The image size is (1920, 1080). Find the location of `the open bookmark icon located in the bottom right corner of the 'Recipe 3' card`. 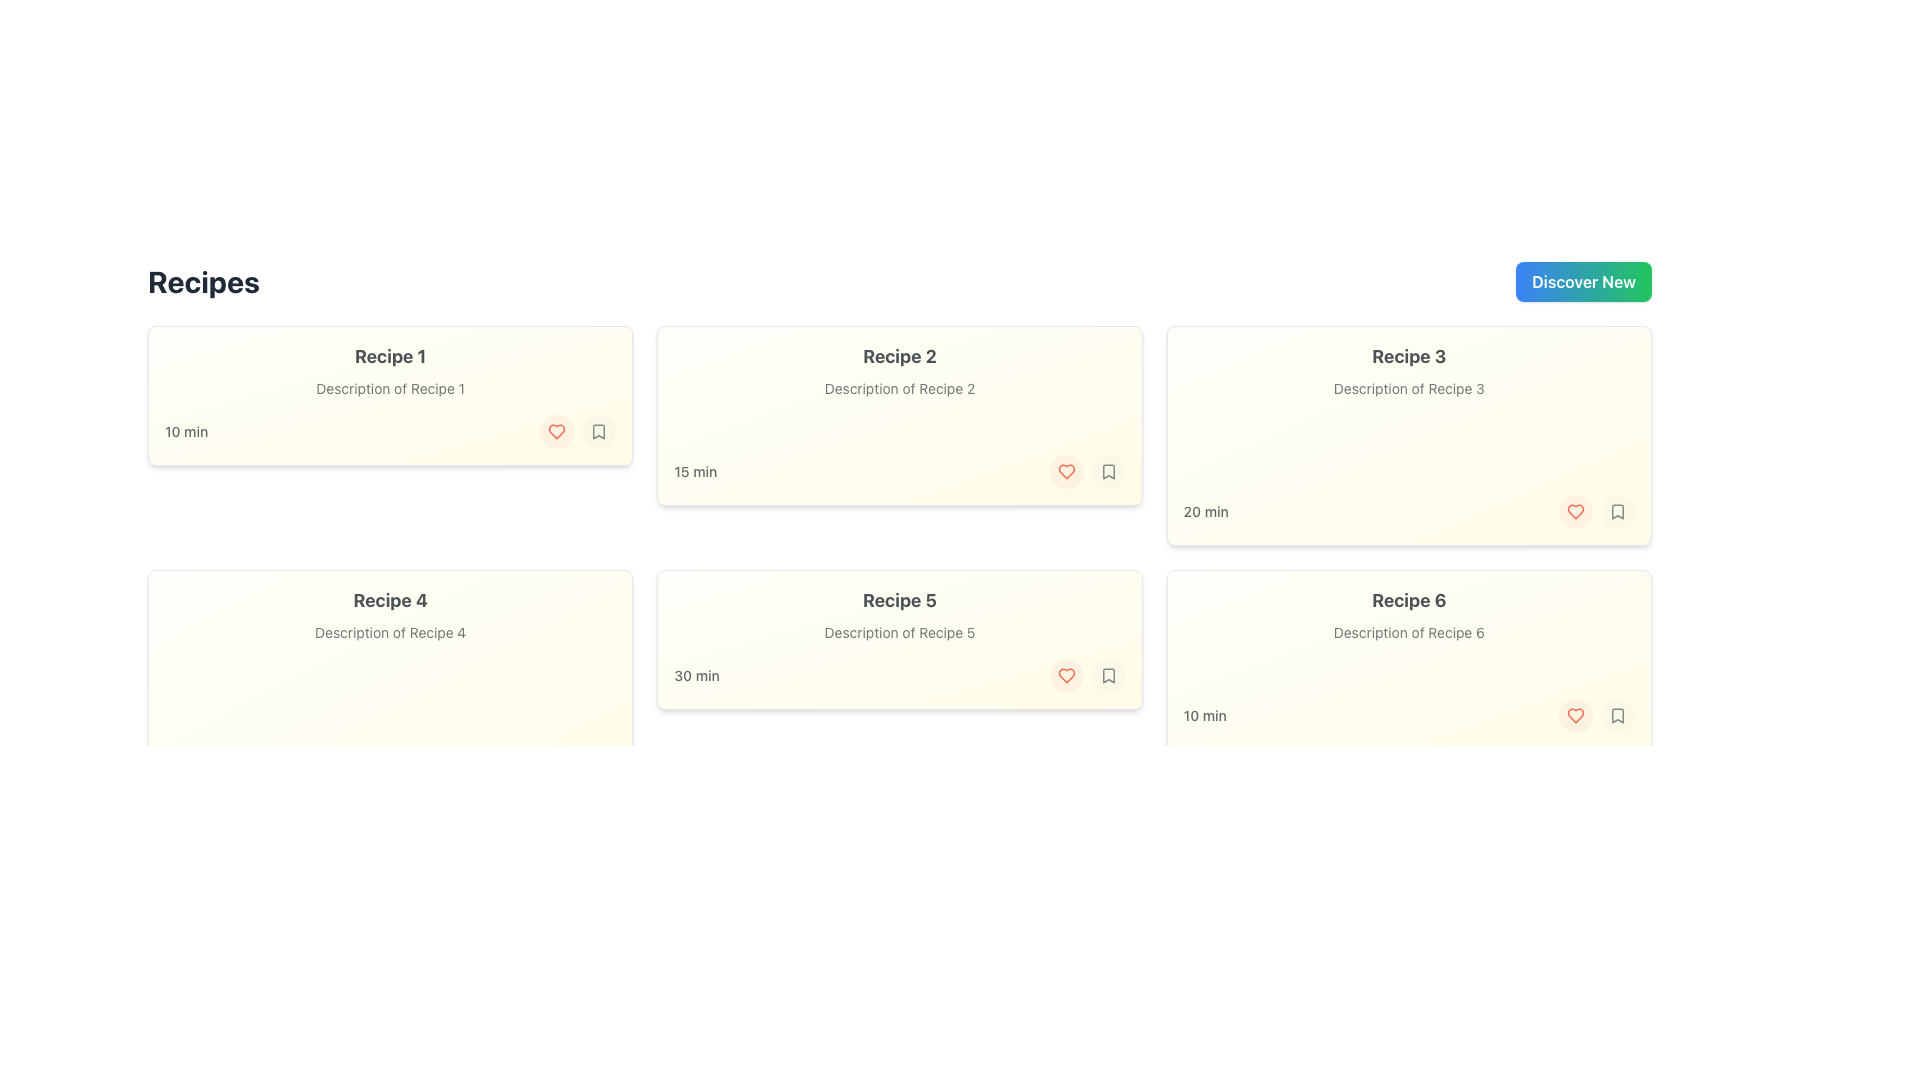

the open bookmark icon located in the bottom right corner of the 'Recipe 3' card is located at coordinates (1617, 511).